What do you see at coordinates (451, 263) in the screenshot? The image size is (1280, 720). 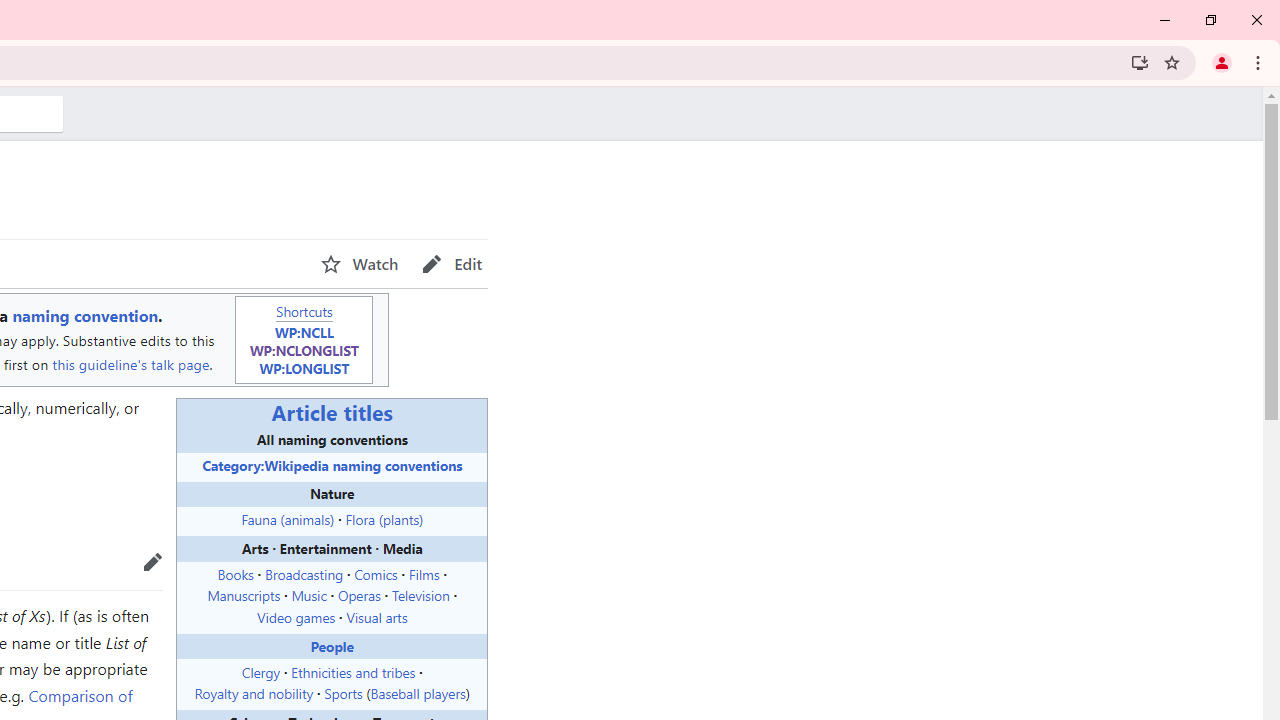 I see `'AutomationID: page-actions-edit'` at bounding box center [451, 263].